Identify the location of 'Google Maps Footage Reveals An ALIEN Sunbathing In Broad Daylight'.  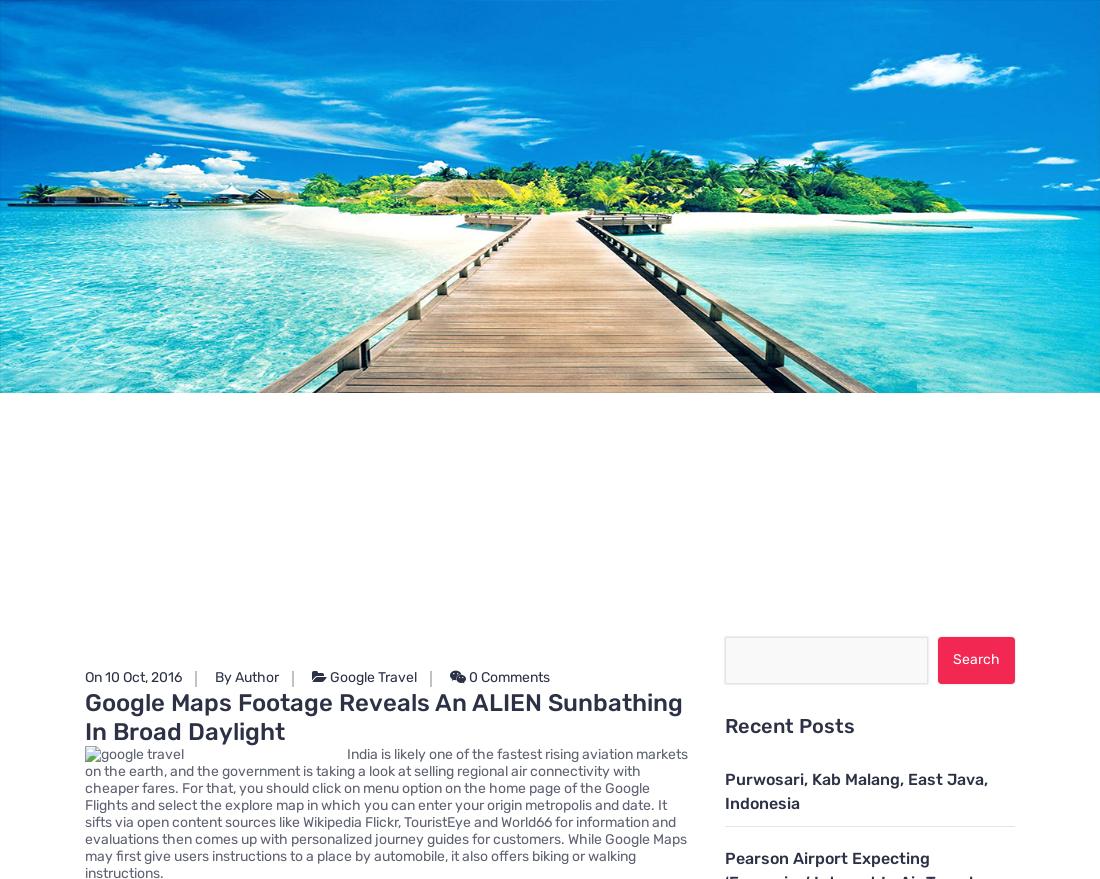
(384, 716).